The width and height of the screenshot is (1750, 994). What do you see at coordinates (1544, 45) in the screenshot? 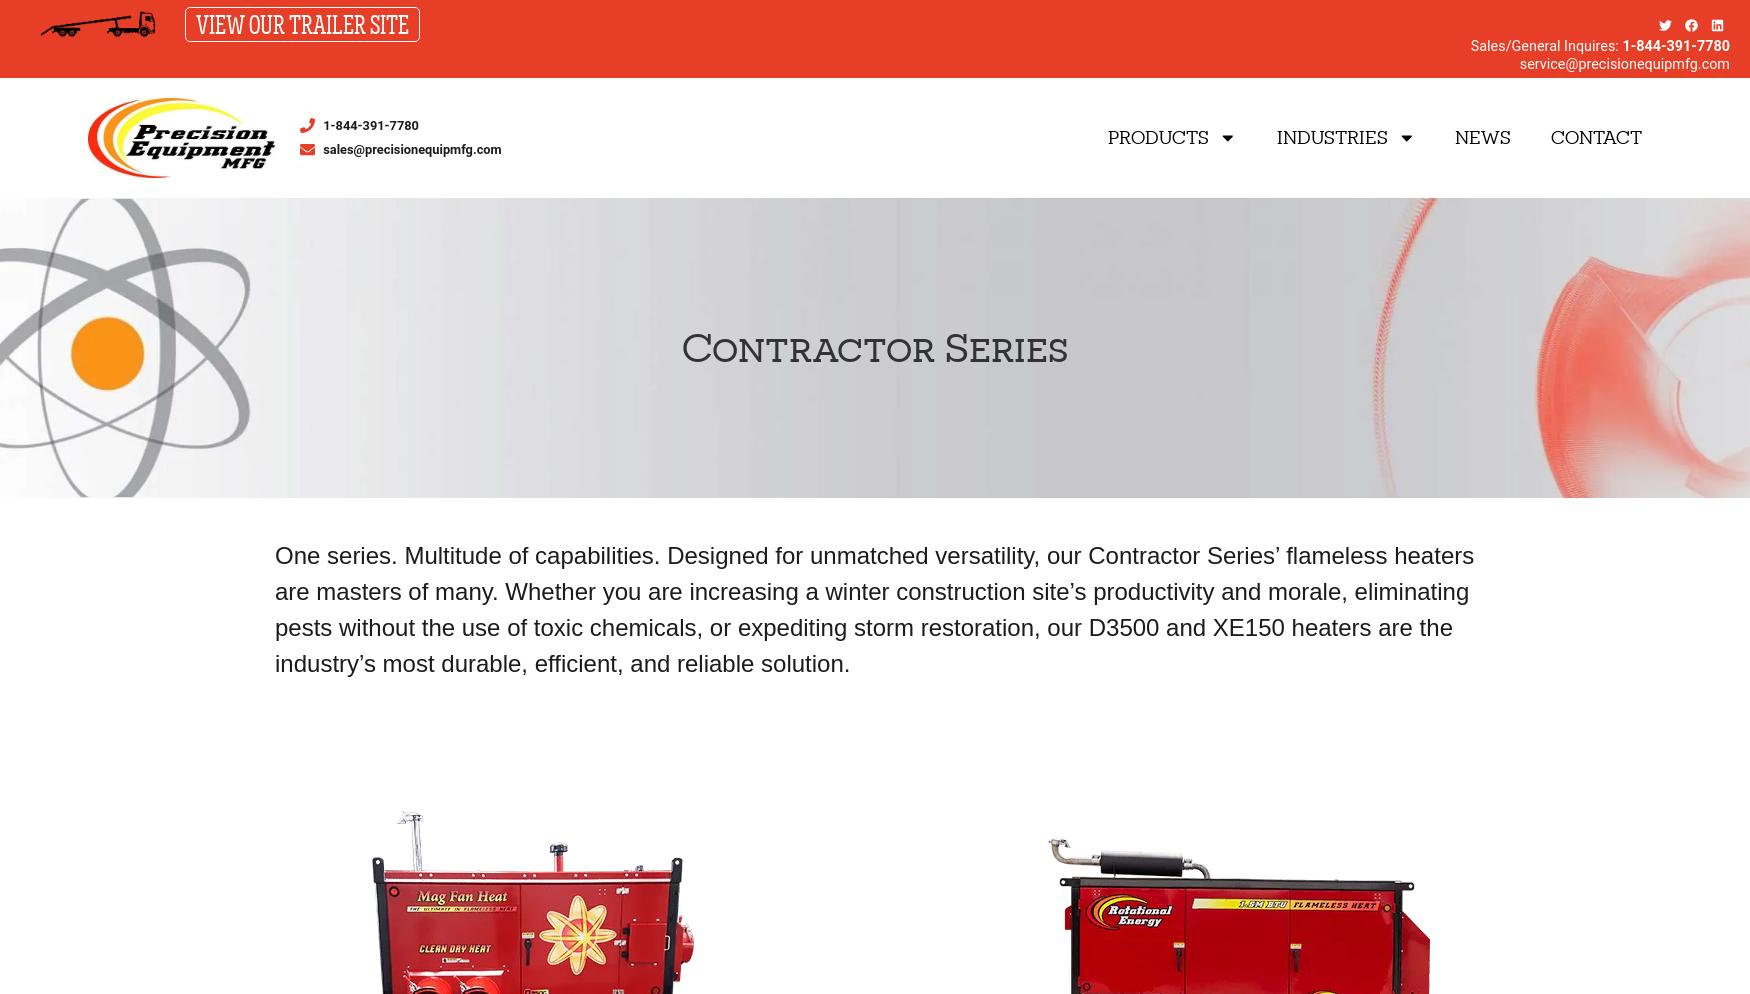
I see `'Sales/General Inquires:'` at bounding box center [1544, 45].